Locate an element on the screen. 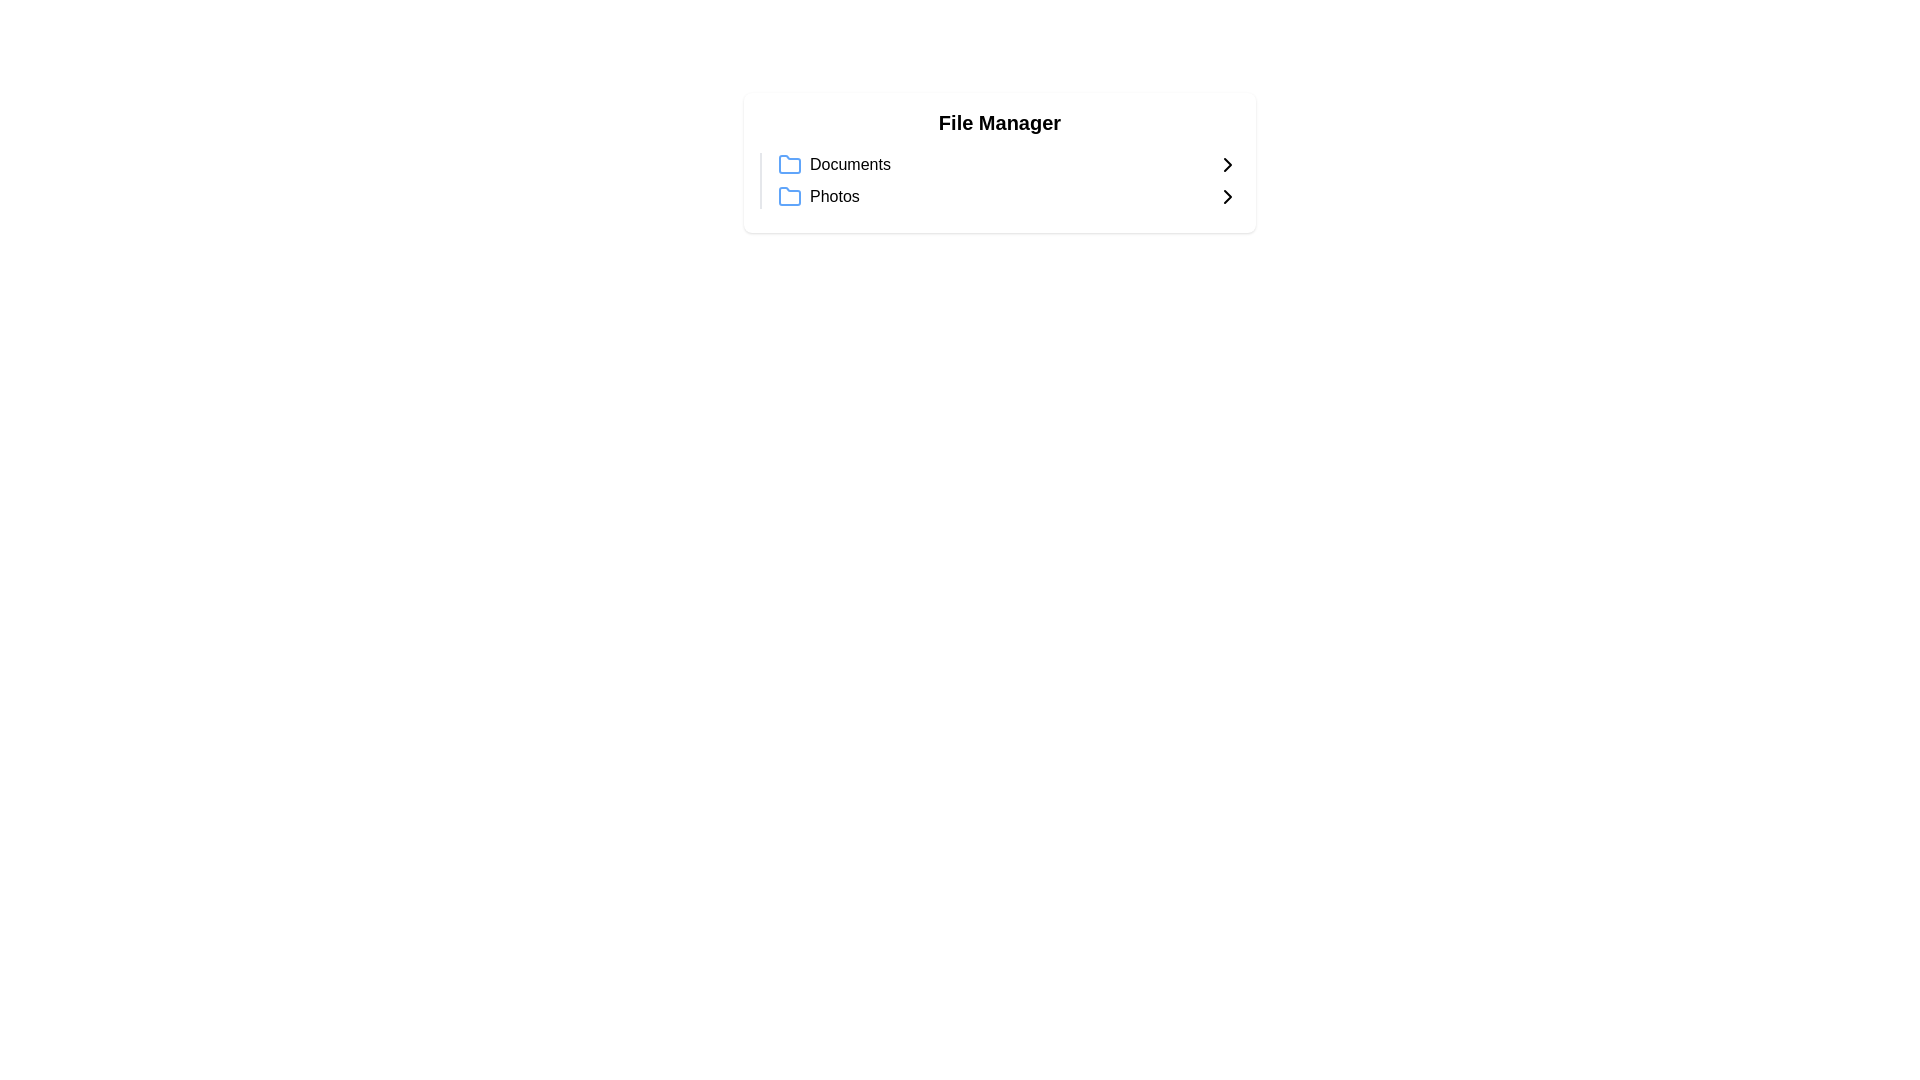  the Chevron Right icon located on the right-hand side of the 'Documents' list item is located at coordinates (1227, 164).